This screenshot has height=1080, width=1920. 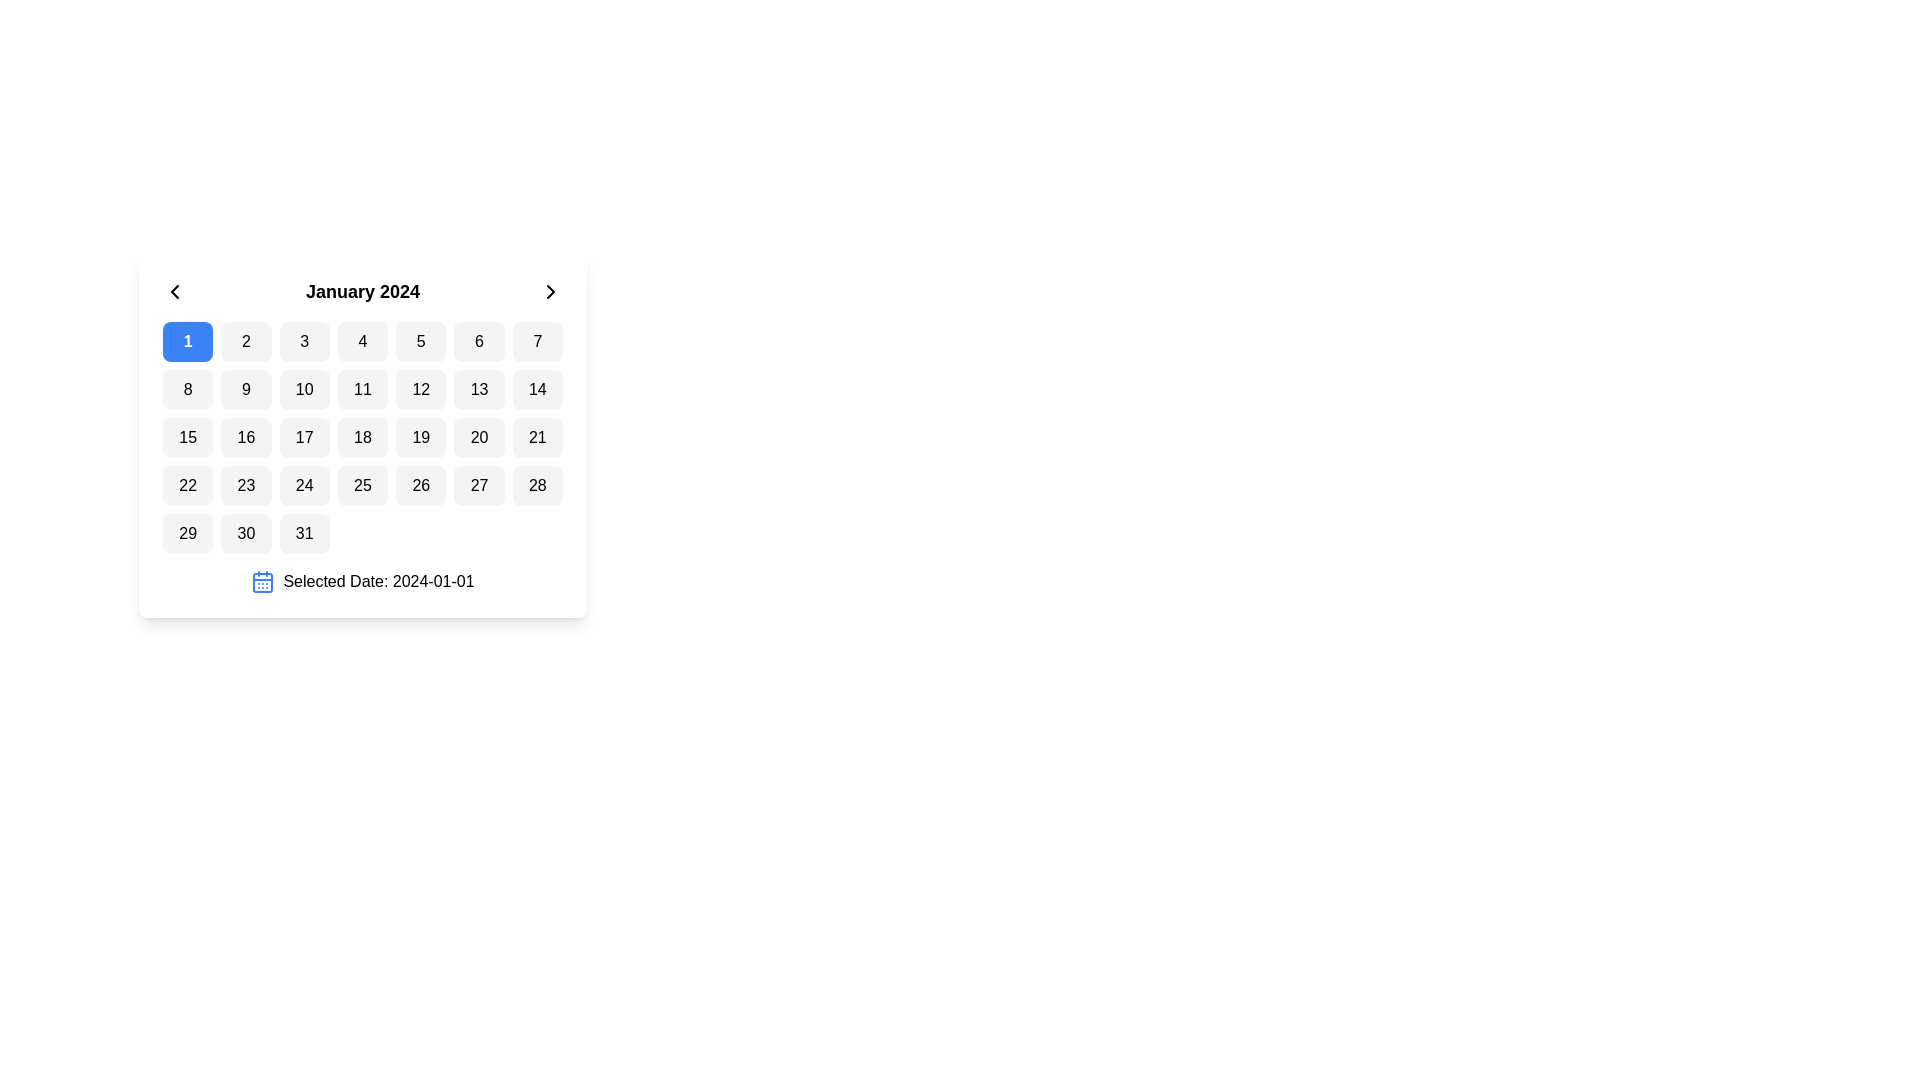 I want to click on the Interactive calendar day cell displaying the number '7', which is part of the first row in a 7-column grid, so click(x=537, y=341).